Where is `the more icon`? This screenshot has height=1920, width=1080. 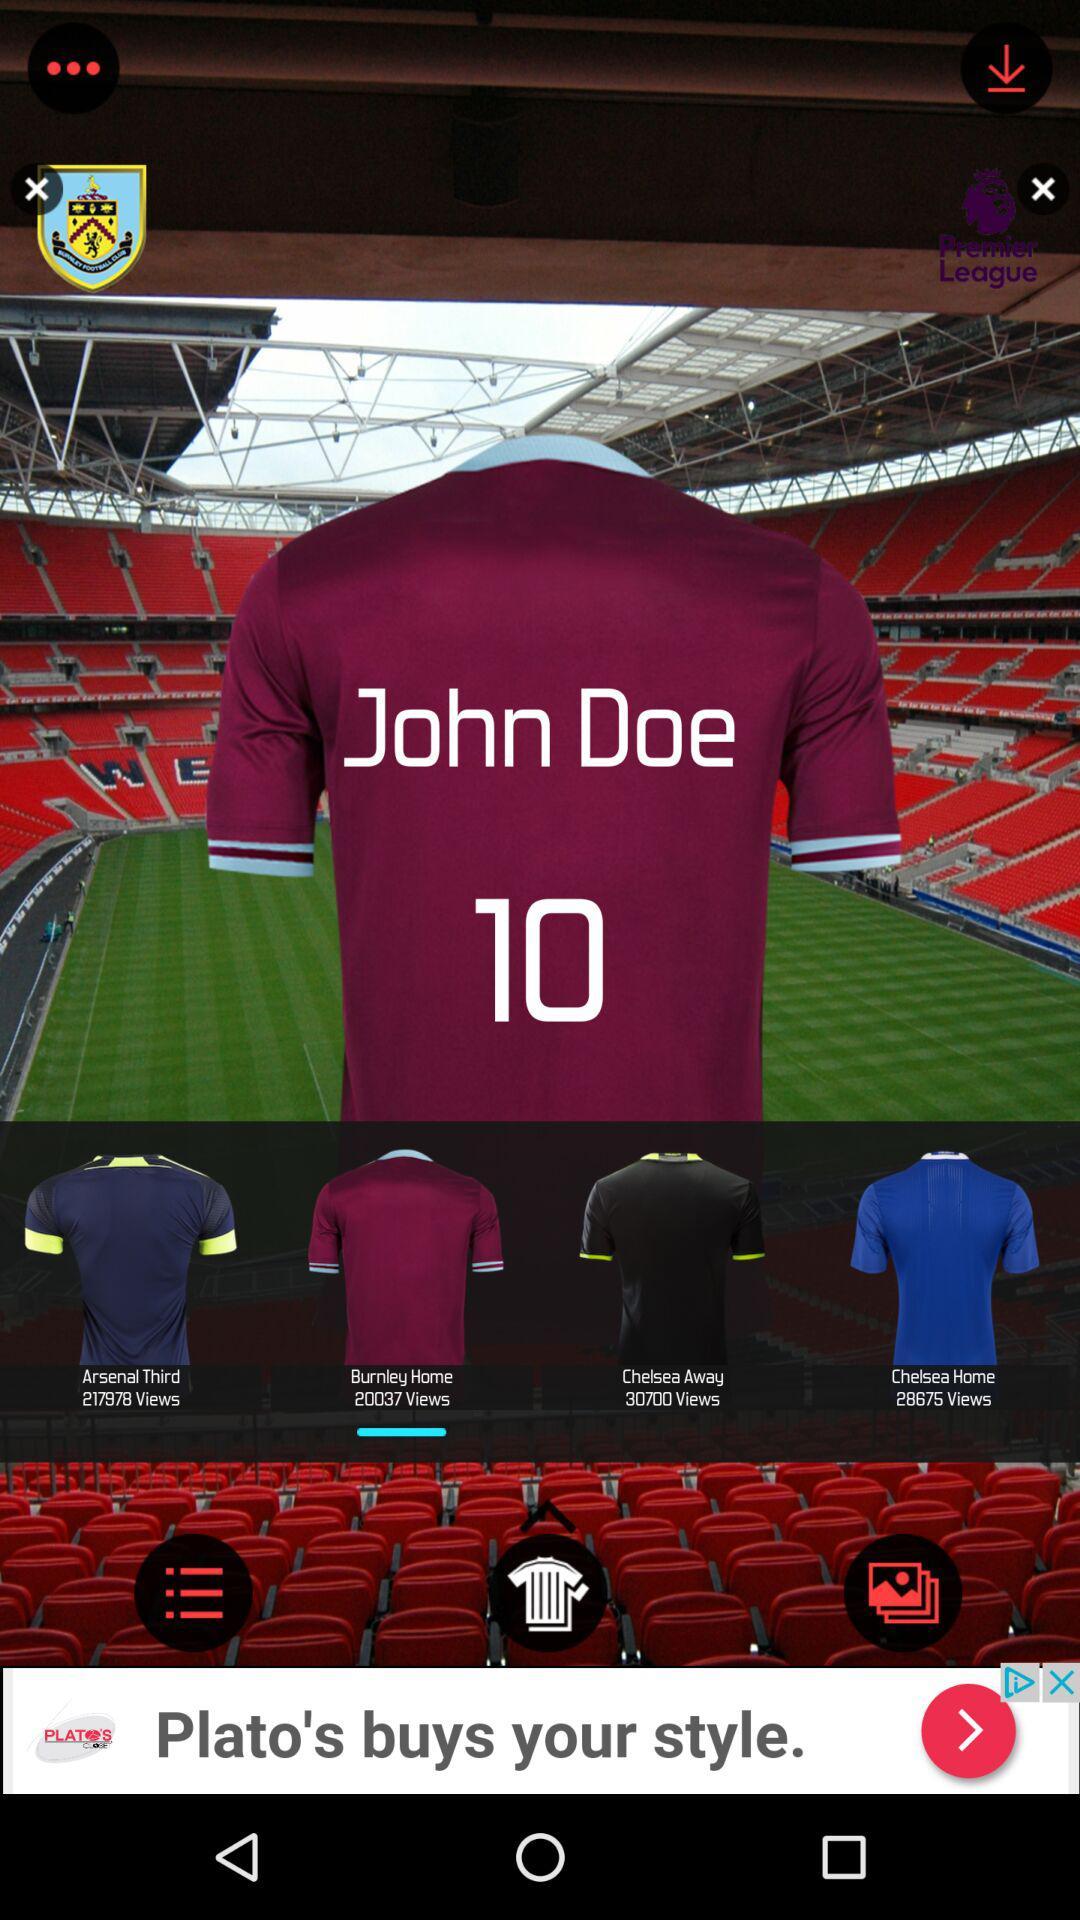 the more icon is located at coordinates (72, 72).